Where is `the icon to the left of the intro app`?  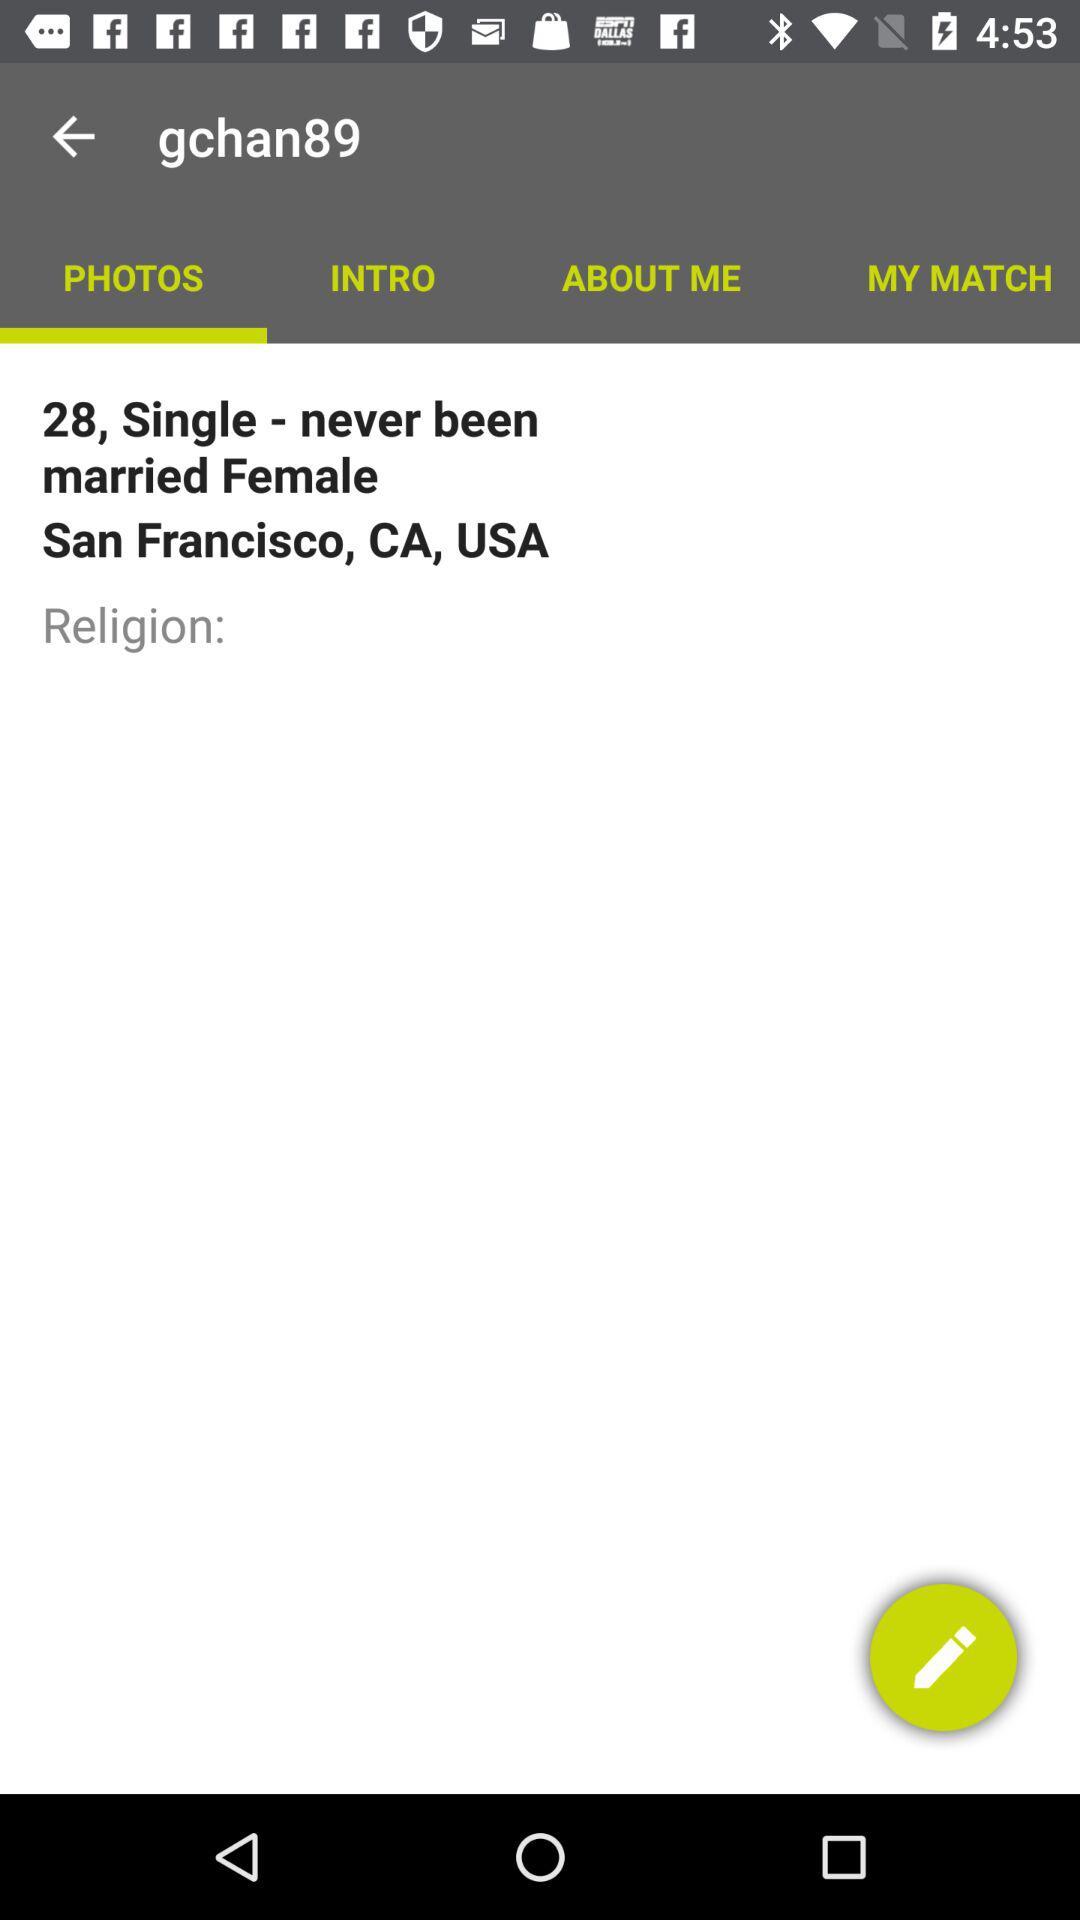
the icon to the left of the intro app is located at coordinates (133, 275).